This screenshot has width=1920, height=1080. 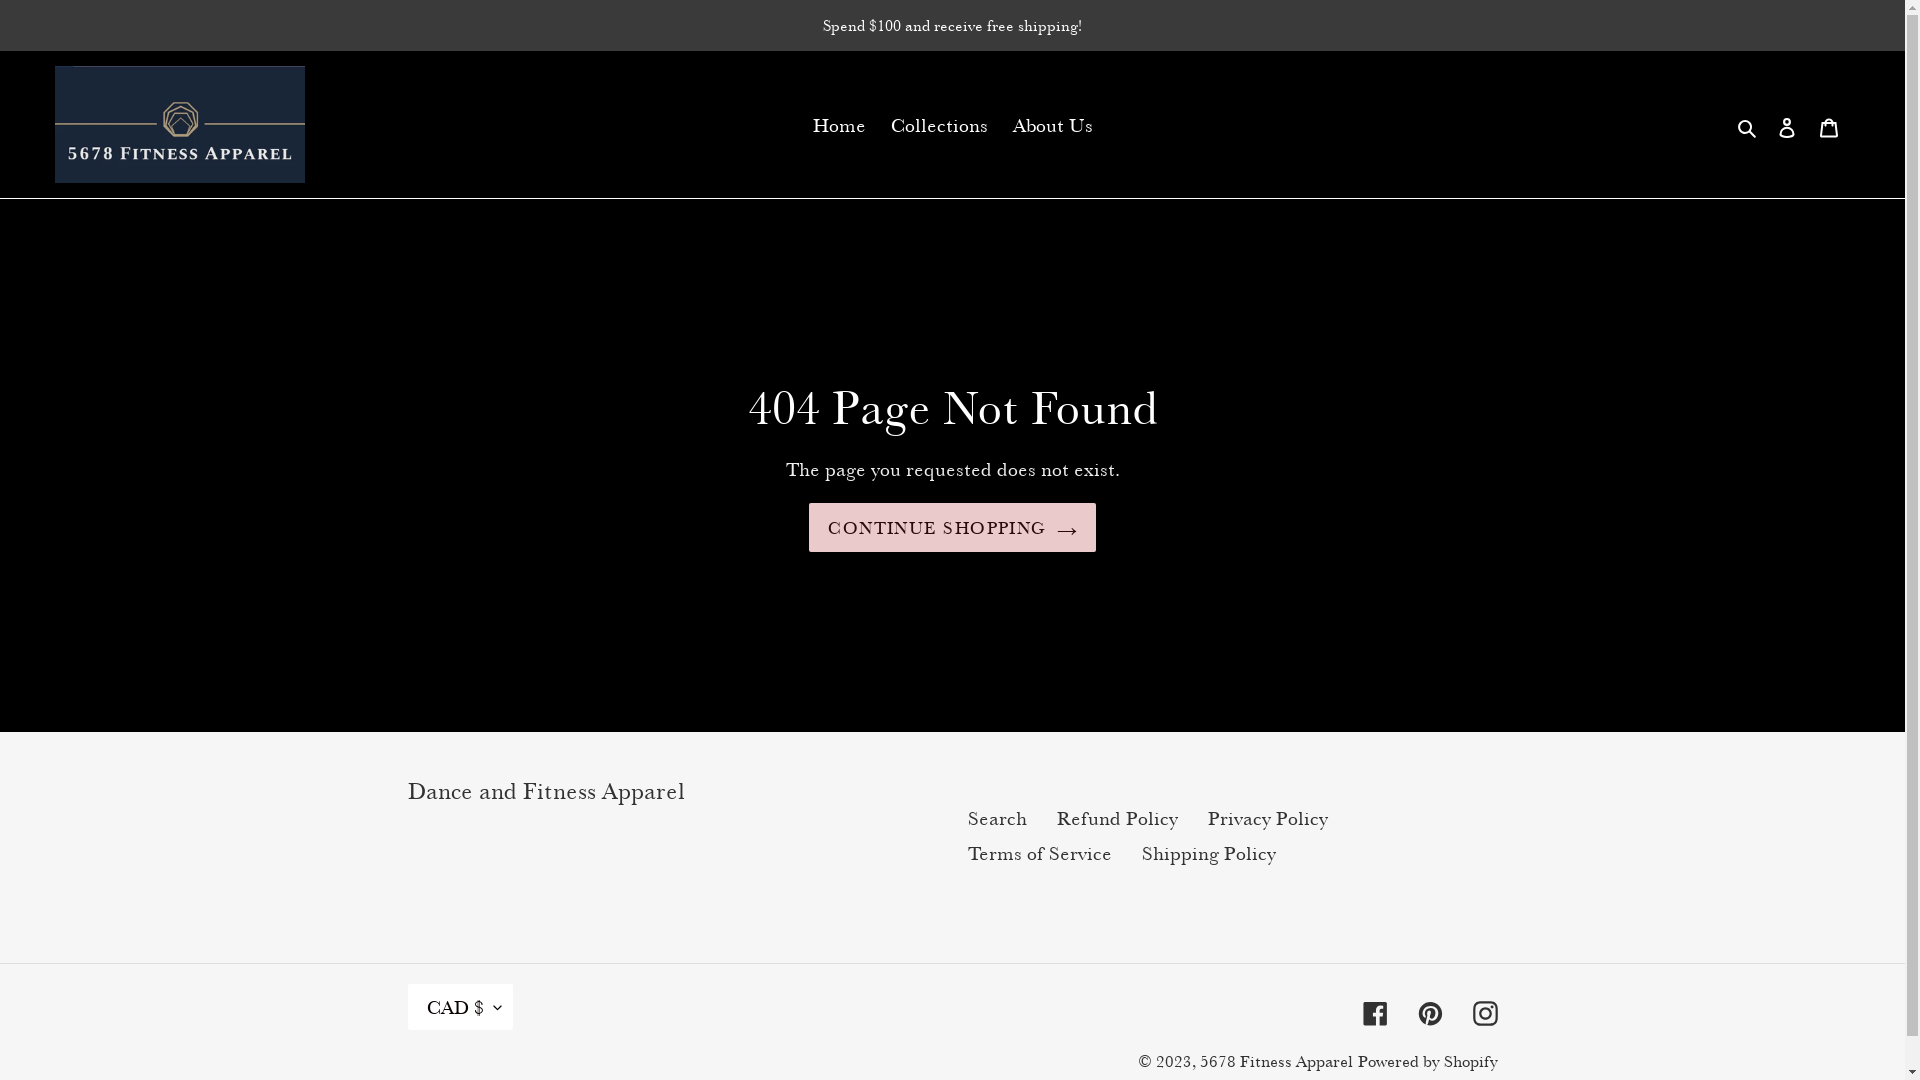 I want to click on 'Home', so click(x=838, y=124).